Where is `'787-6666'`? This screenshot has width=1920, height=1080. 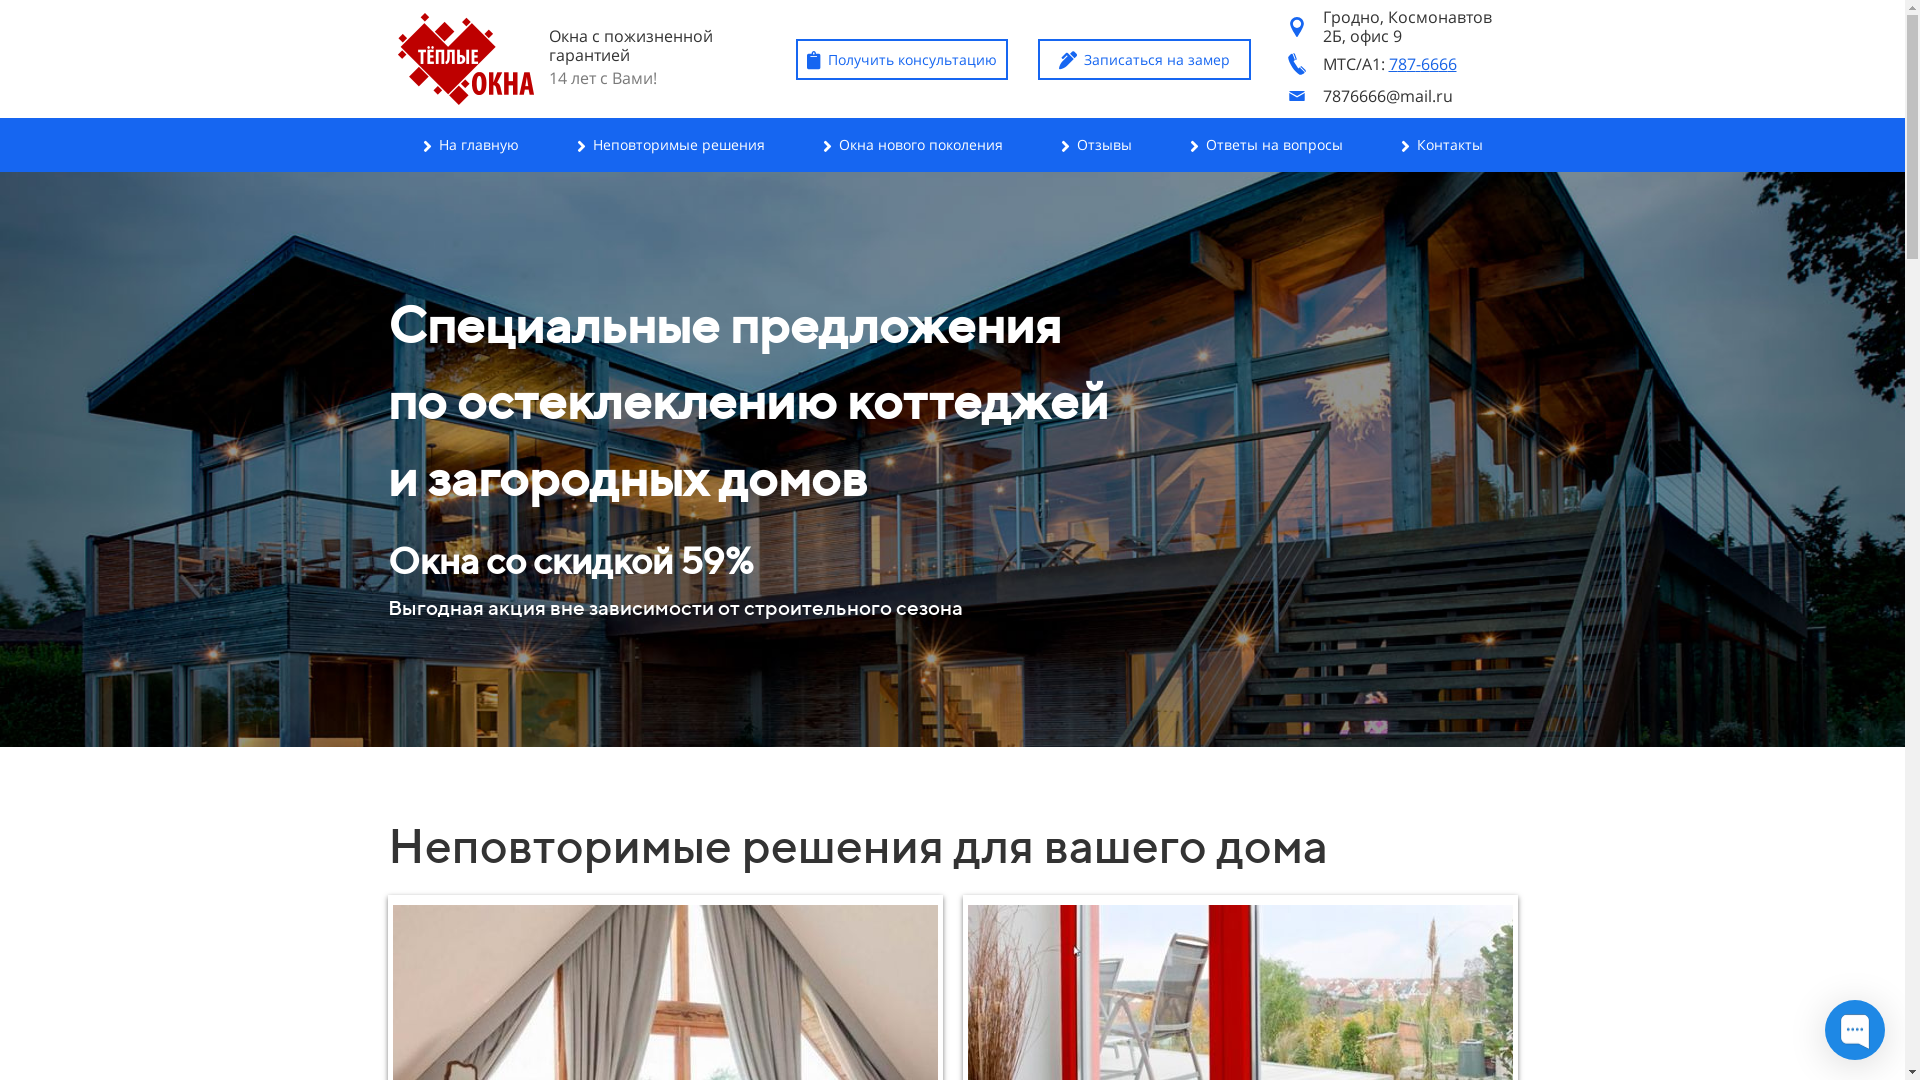
'787-6666' is located at coordinates (1420, 63).